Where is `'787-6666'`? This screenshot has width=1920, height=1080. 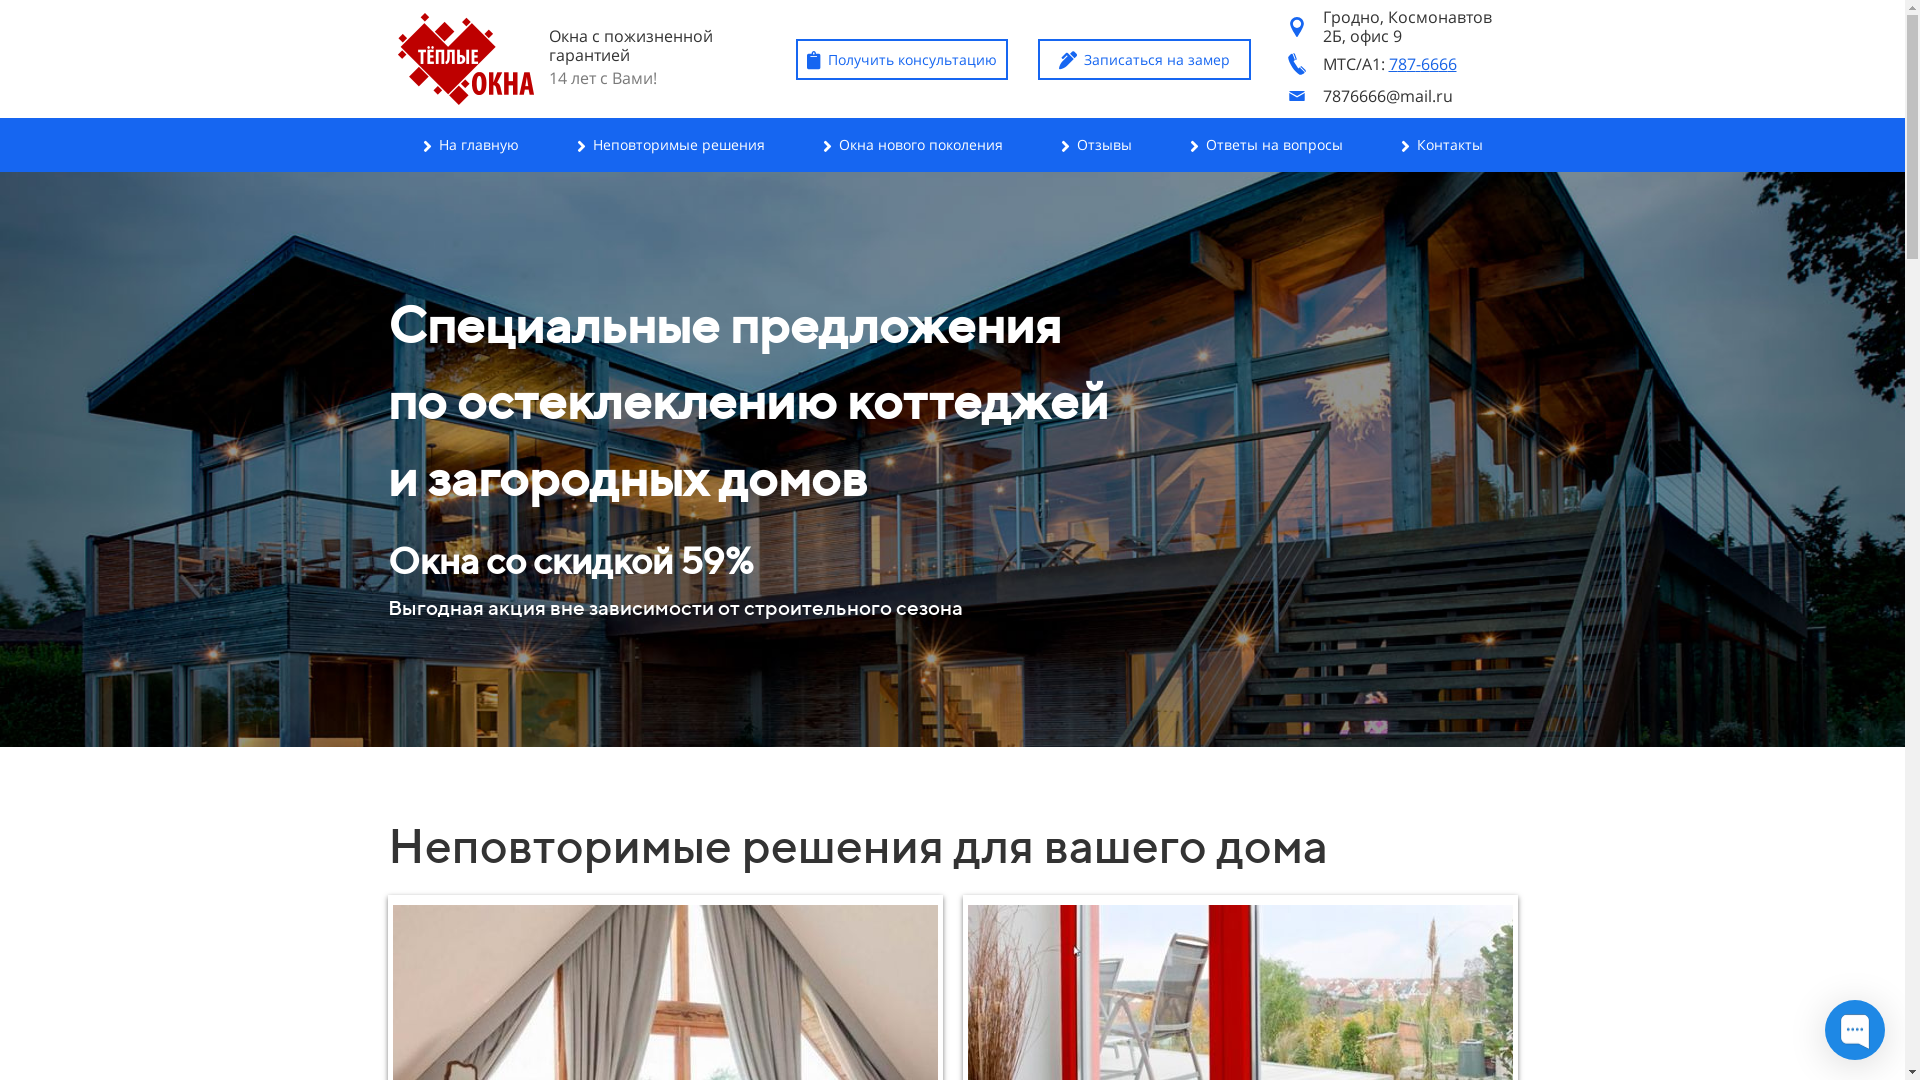
'787-6666' is located at coordinates (1420, 63).